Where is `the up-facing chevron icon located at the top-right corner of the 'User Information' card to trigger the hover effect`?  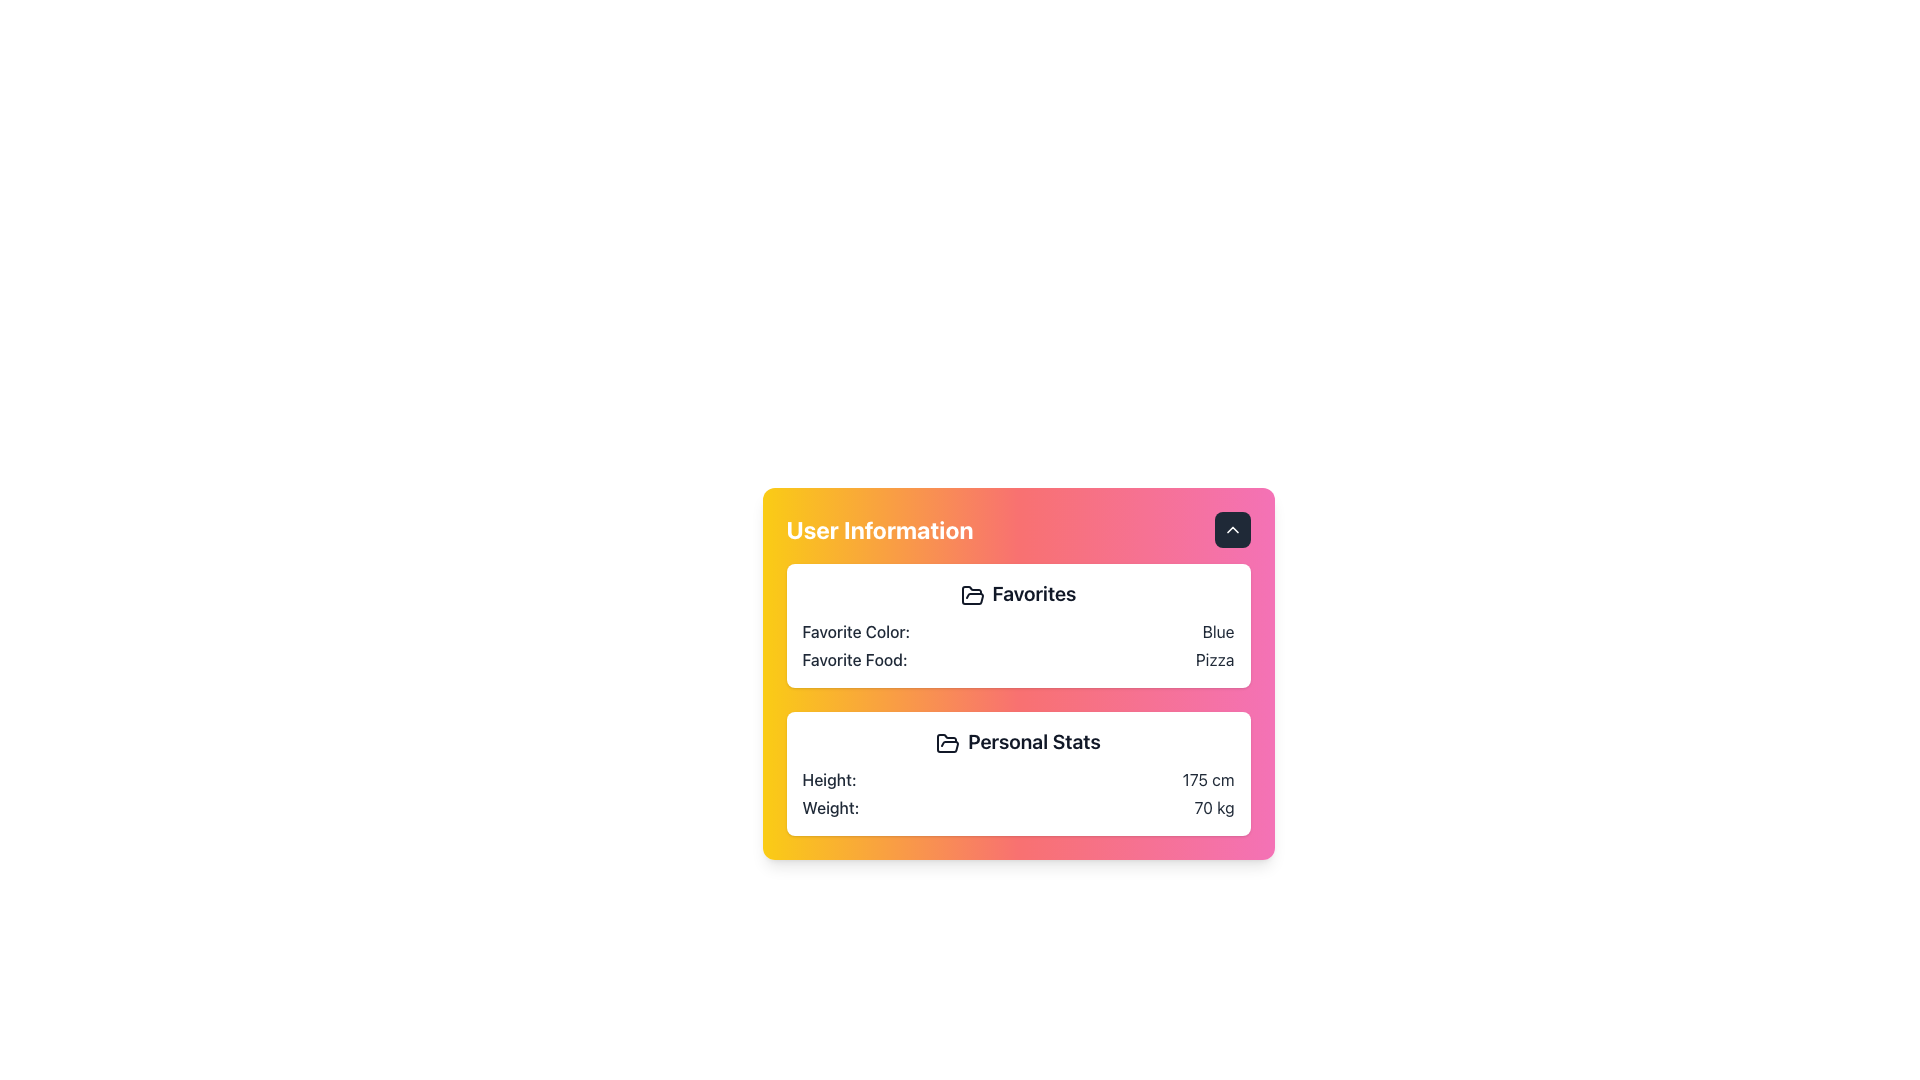
the up-facing chevron icon located at the top-right corner of the 'User Information' card to trigger the hover effect is located at coordinates (1231, 528).